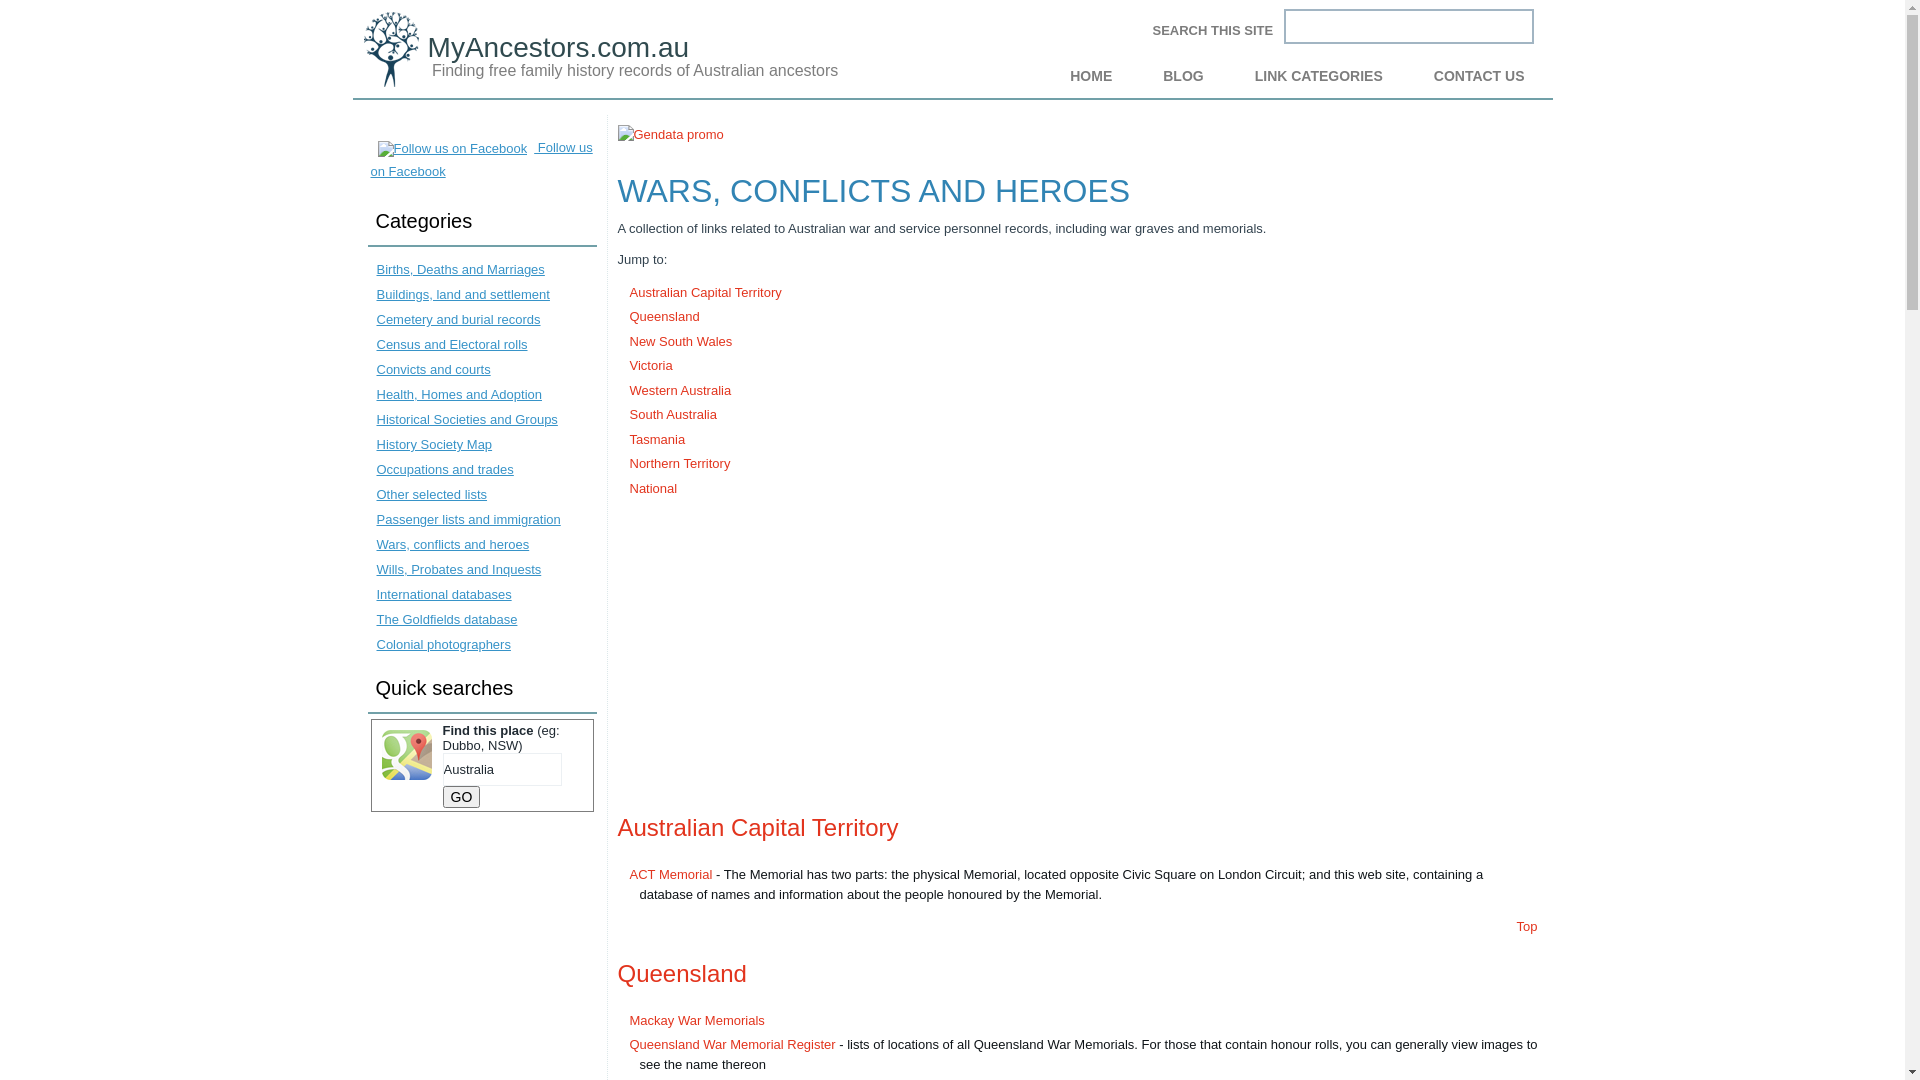 The width and height of the screenshot is (1920, 1080). I want to click on 'Wills, Probates and Inquests', so click(457, 569).